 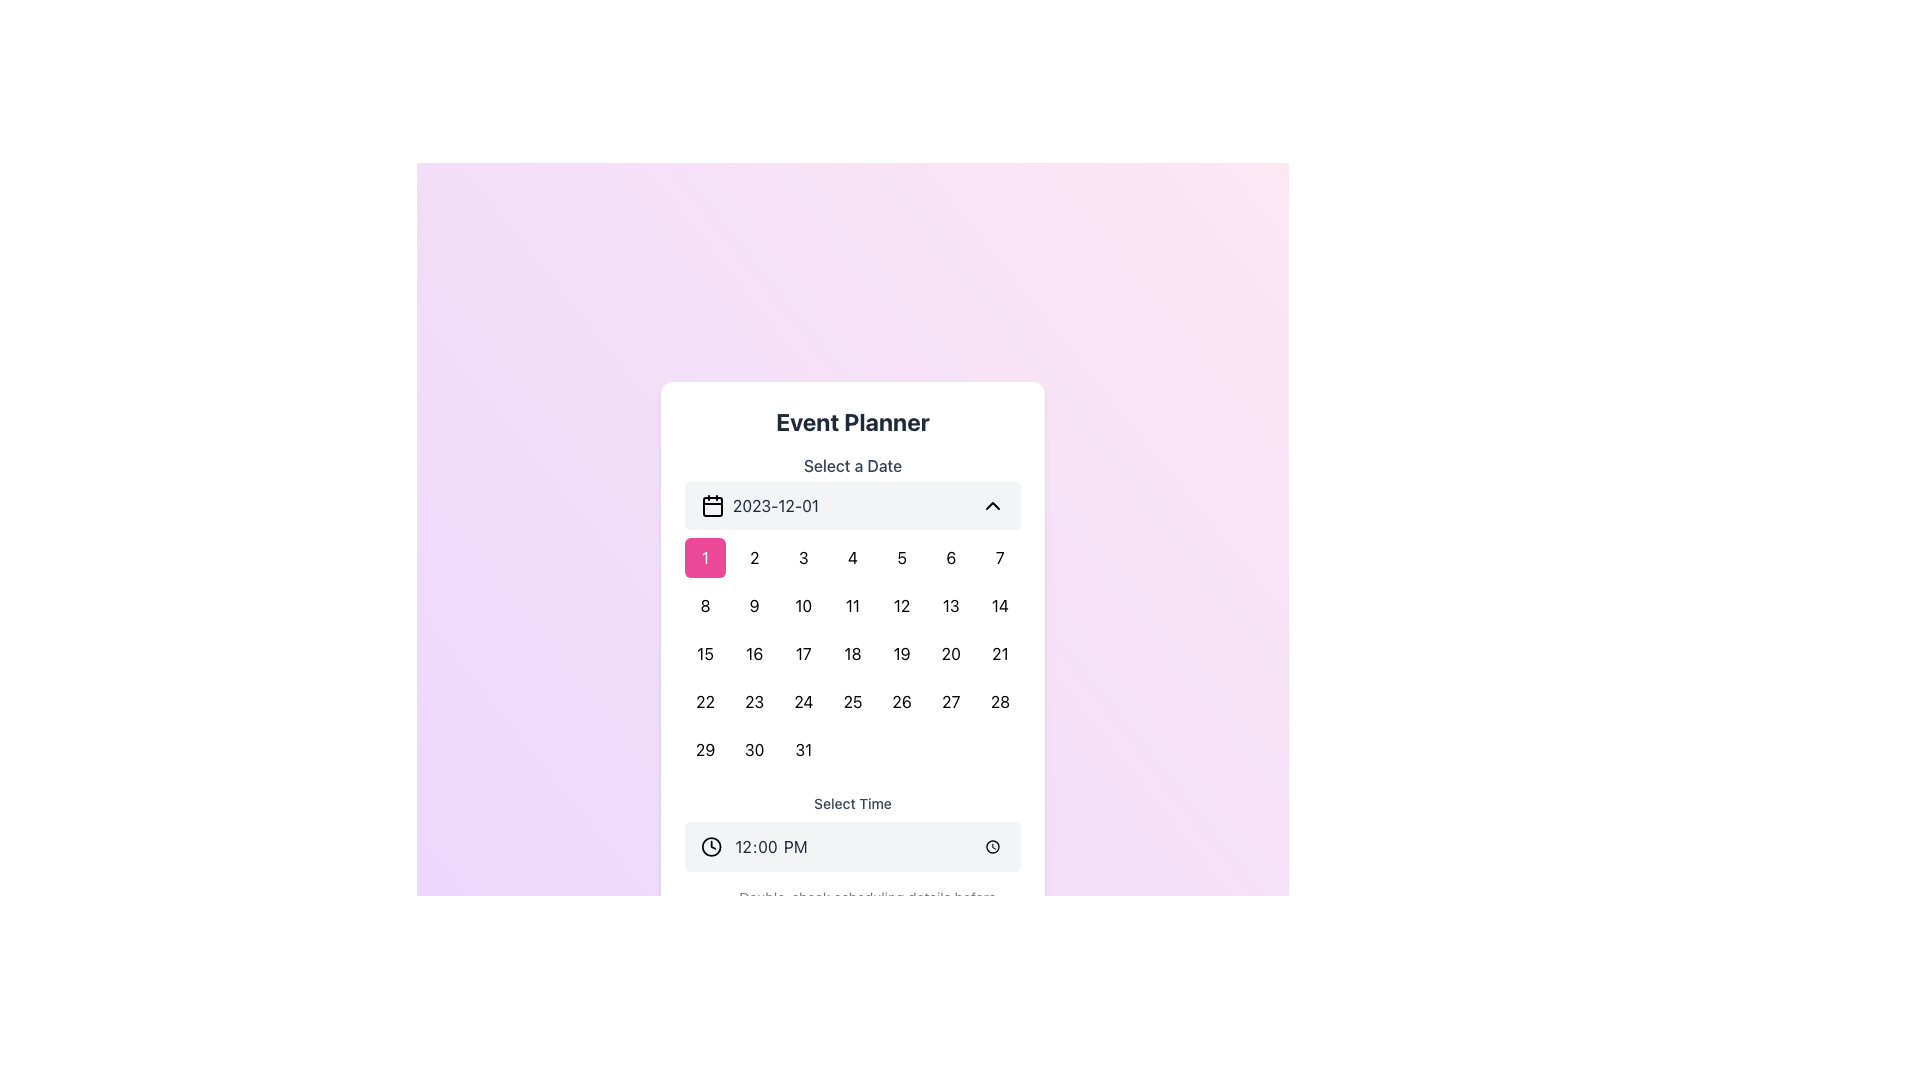 I want to click on the button-like element representing the date '19' in the calendar grid, so click(x=901, y=654).